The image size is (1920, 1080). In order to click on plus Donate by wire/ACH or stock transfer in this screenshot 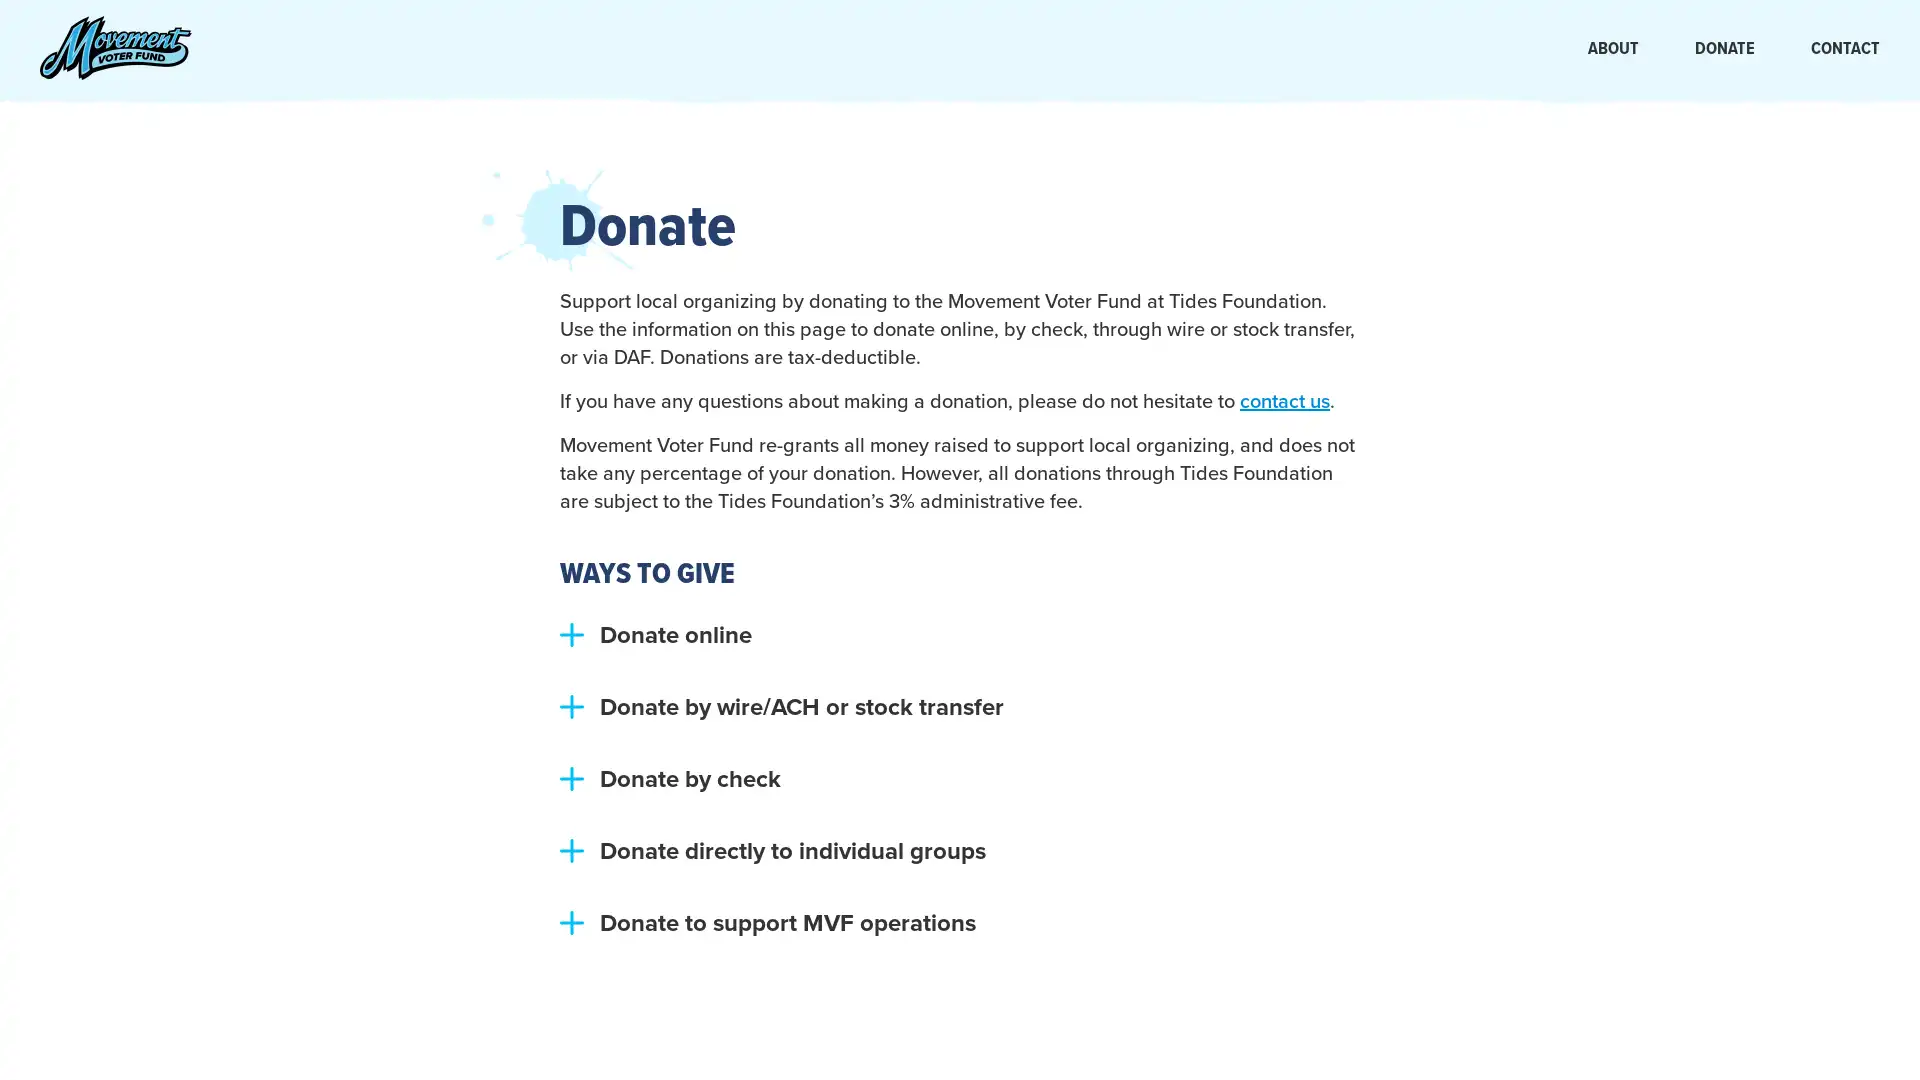, I will do `click(960, 705)`.